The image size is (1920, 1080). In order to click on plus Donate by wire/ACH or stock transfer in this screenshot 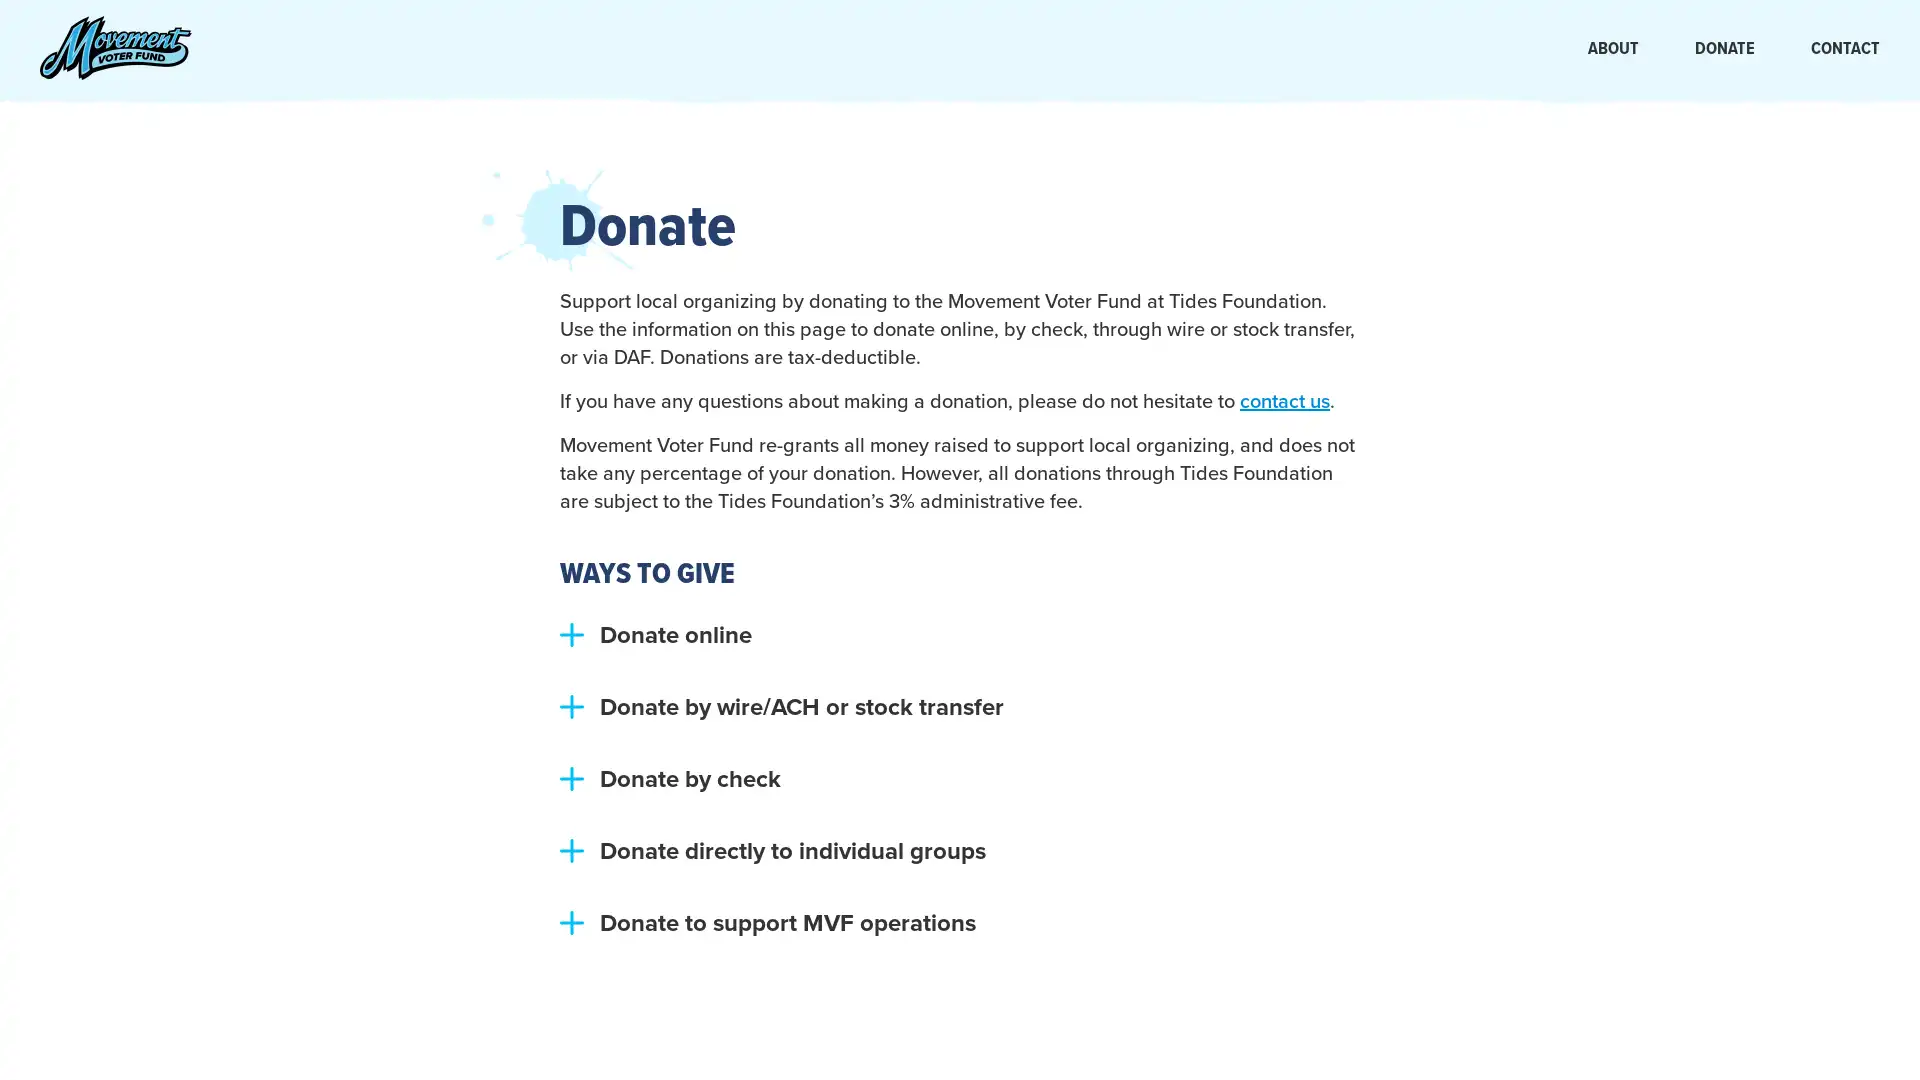, I will do `click(960, 705)`.